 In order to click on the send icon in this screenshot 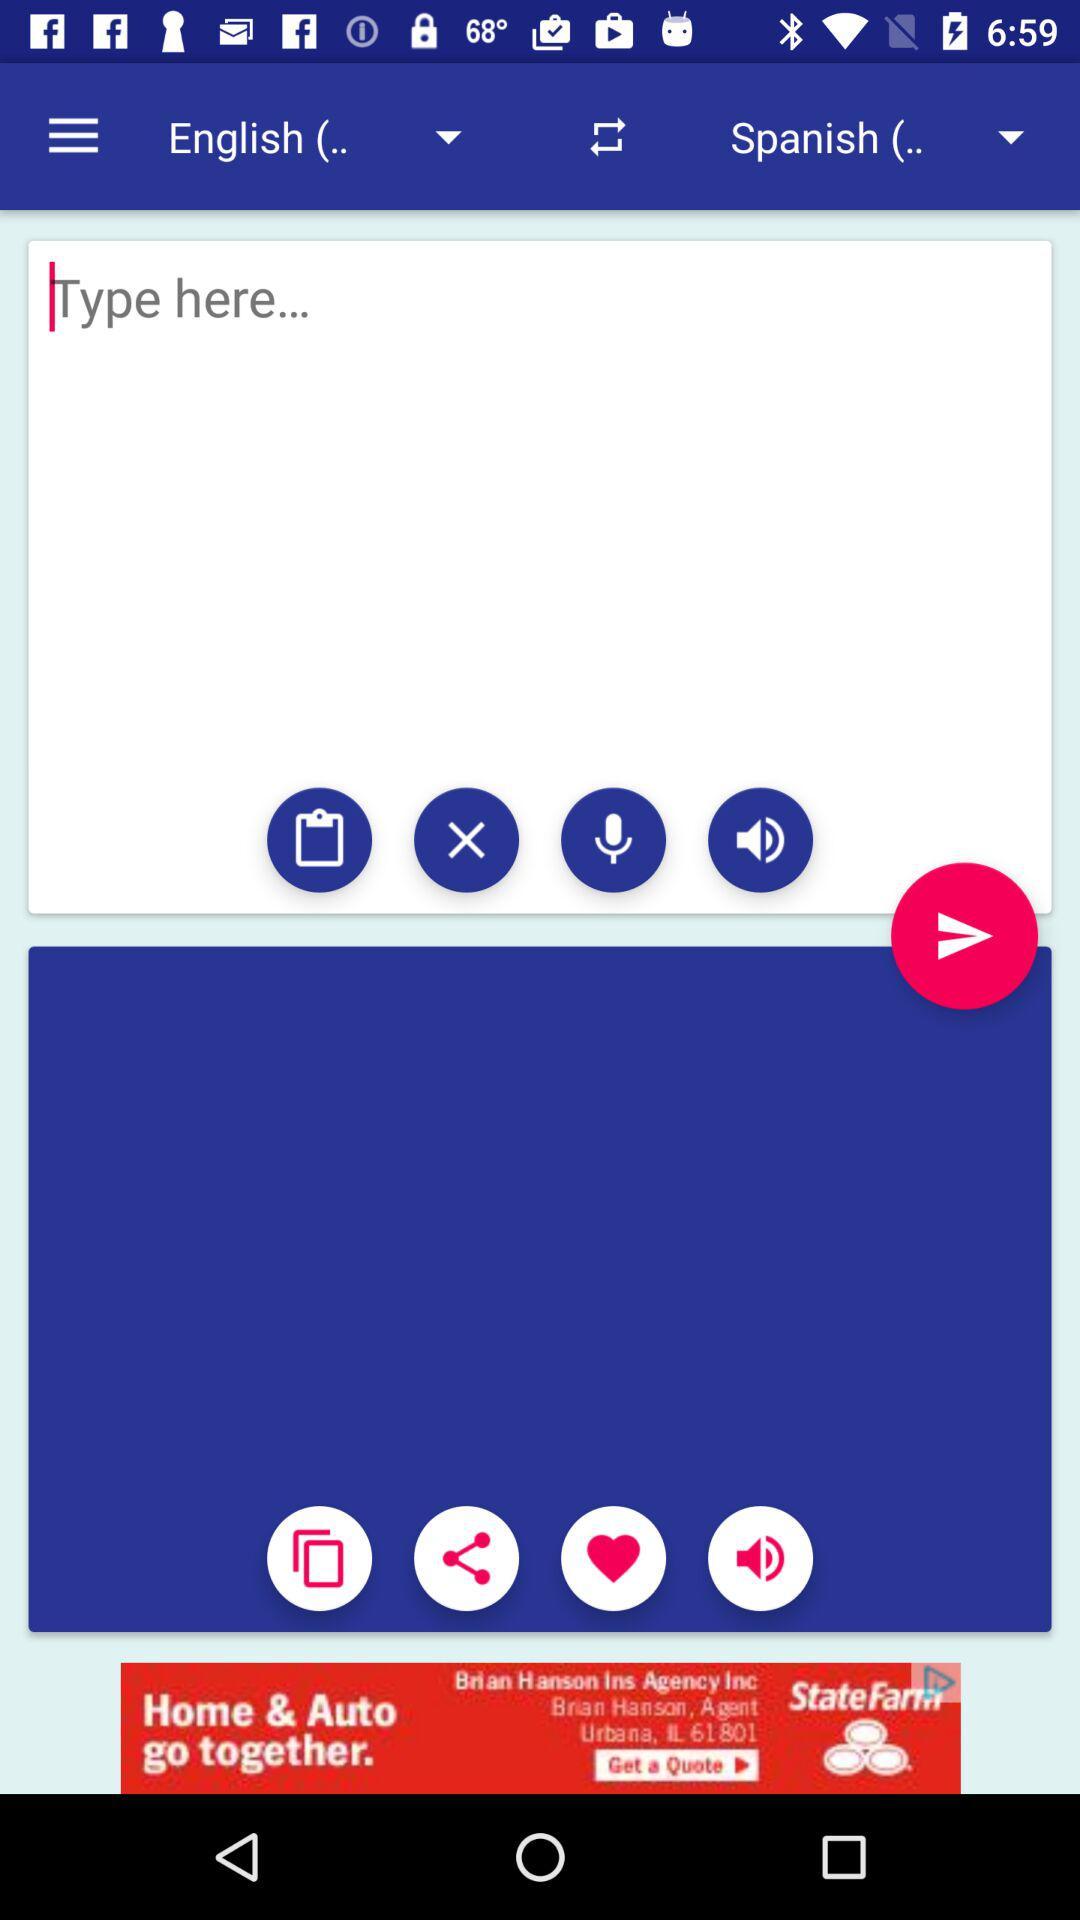, I will do `click(963, 935)`.